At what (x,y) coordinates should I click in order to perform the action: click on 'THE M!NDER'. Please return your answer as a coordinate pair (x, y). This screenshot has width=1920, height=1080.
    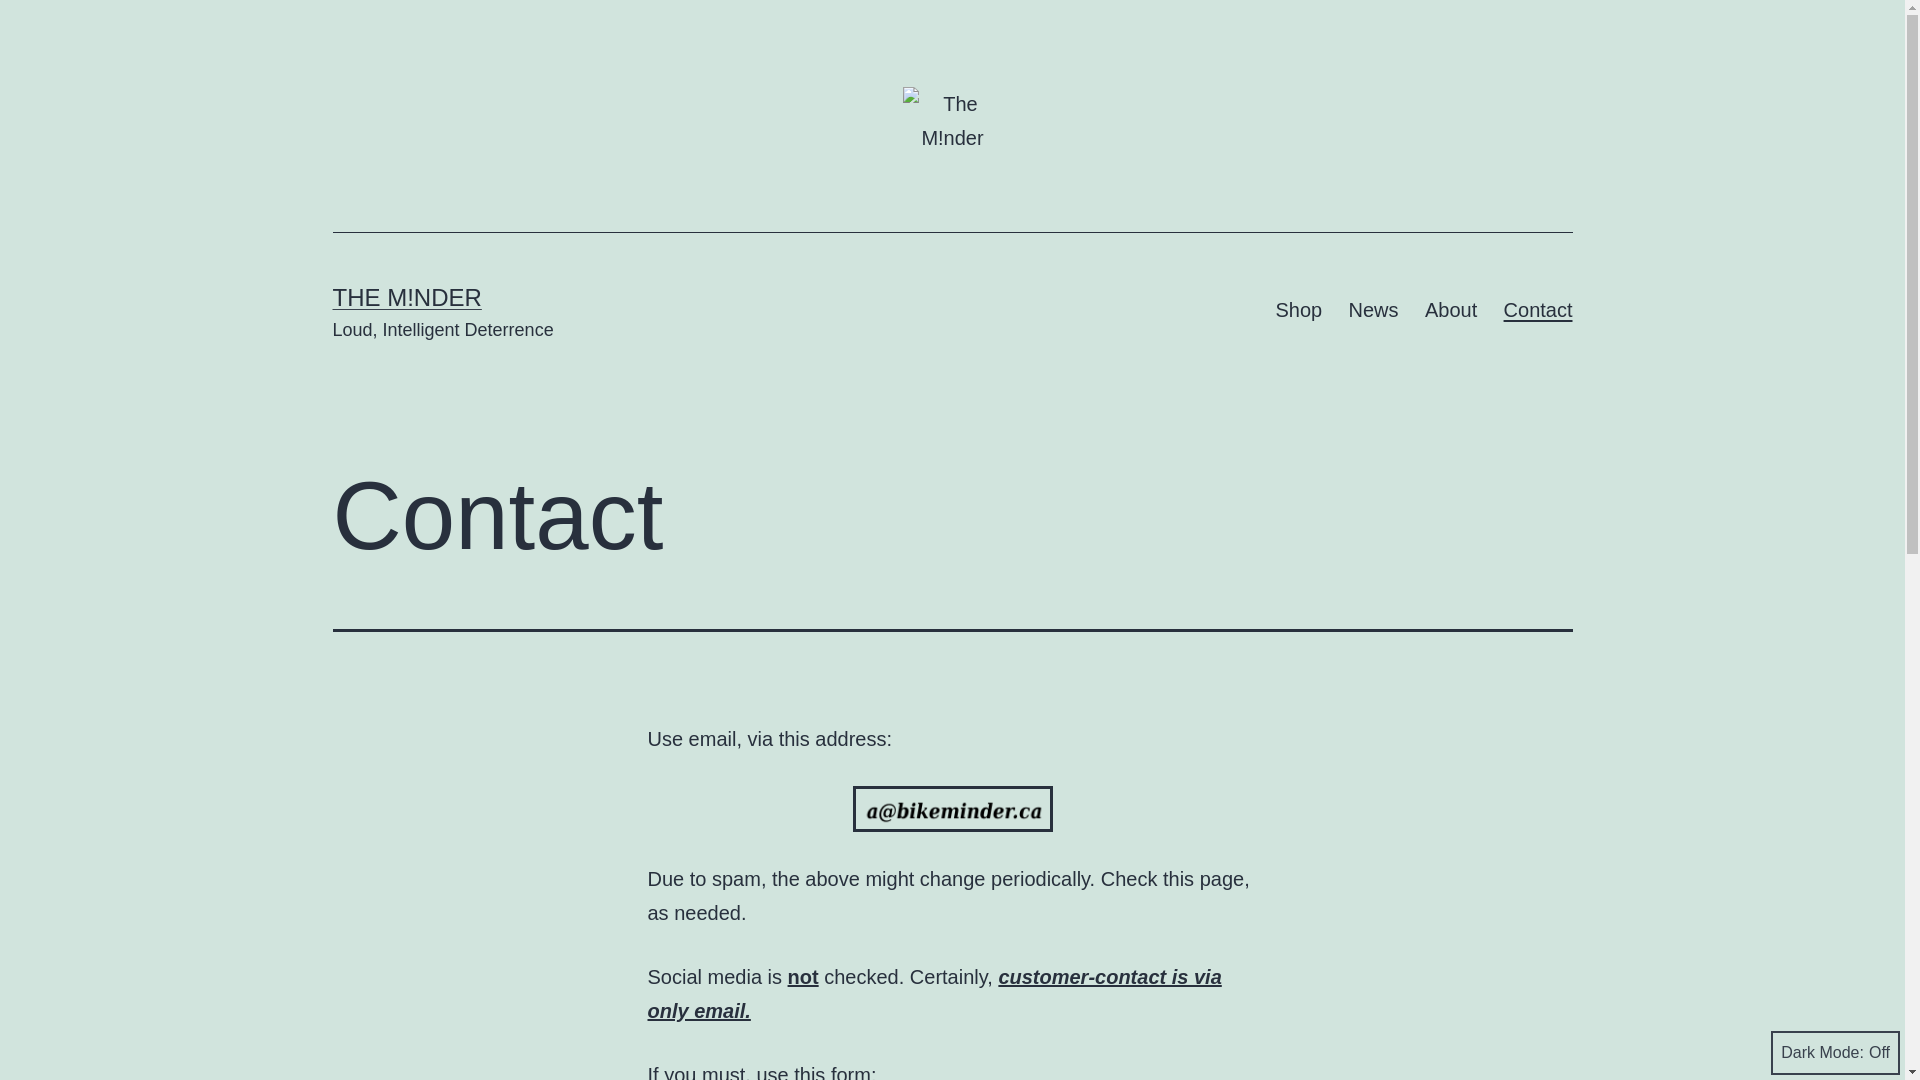
    Looking at the image, I should click on (405, 297).